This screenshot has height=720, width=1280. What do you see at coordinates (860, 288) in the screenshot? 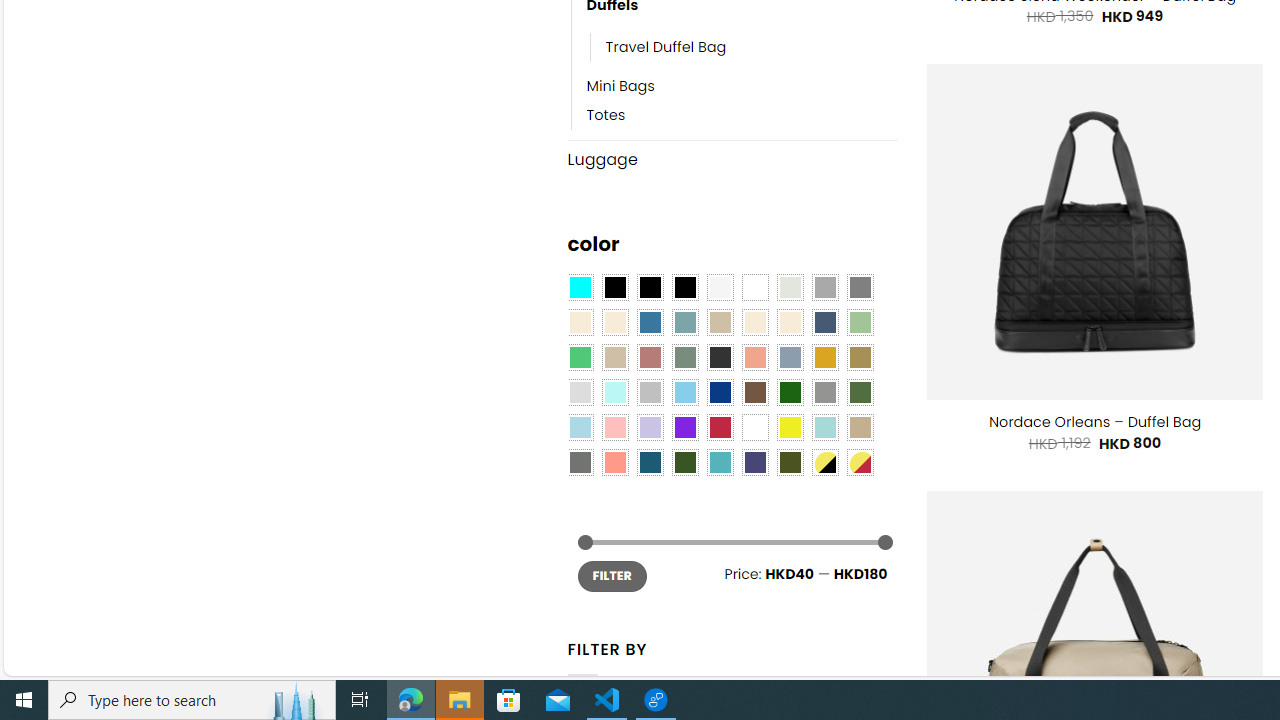
I see `'All Gray'` at bounding box center [860, 288].